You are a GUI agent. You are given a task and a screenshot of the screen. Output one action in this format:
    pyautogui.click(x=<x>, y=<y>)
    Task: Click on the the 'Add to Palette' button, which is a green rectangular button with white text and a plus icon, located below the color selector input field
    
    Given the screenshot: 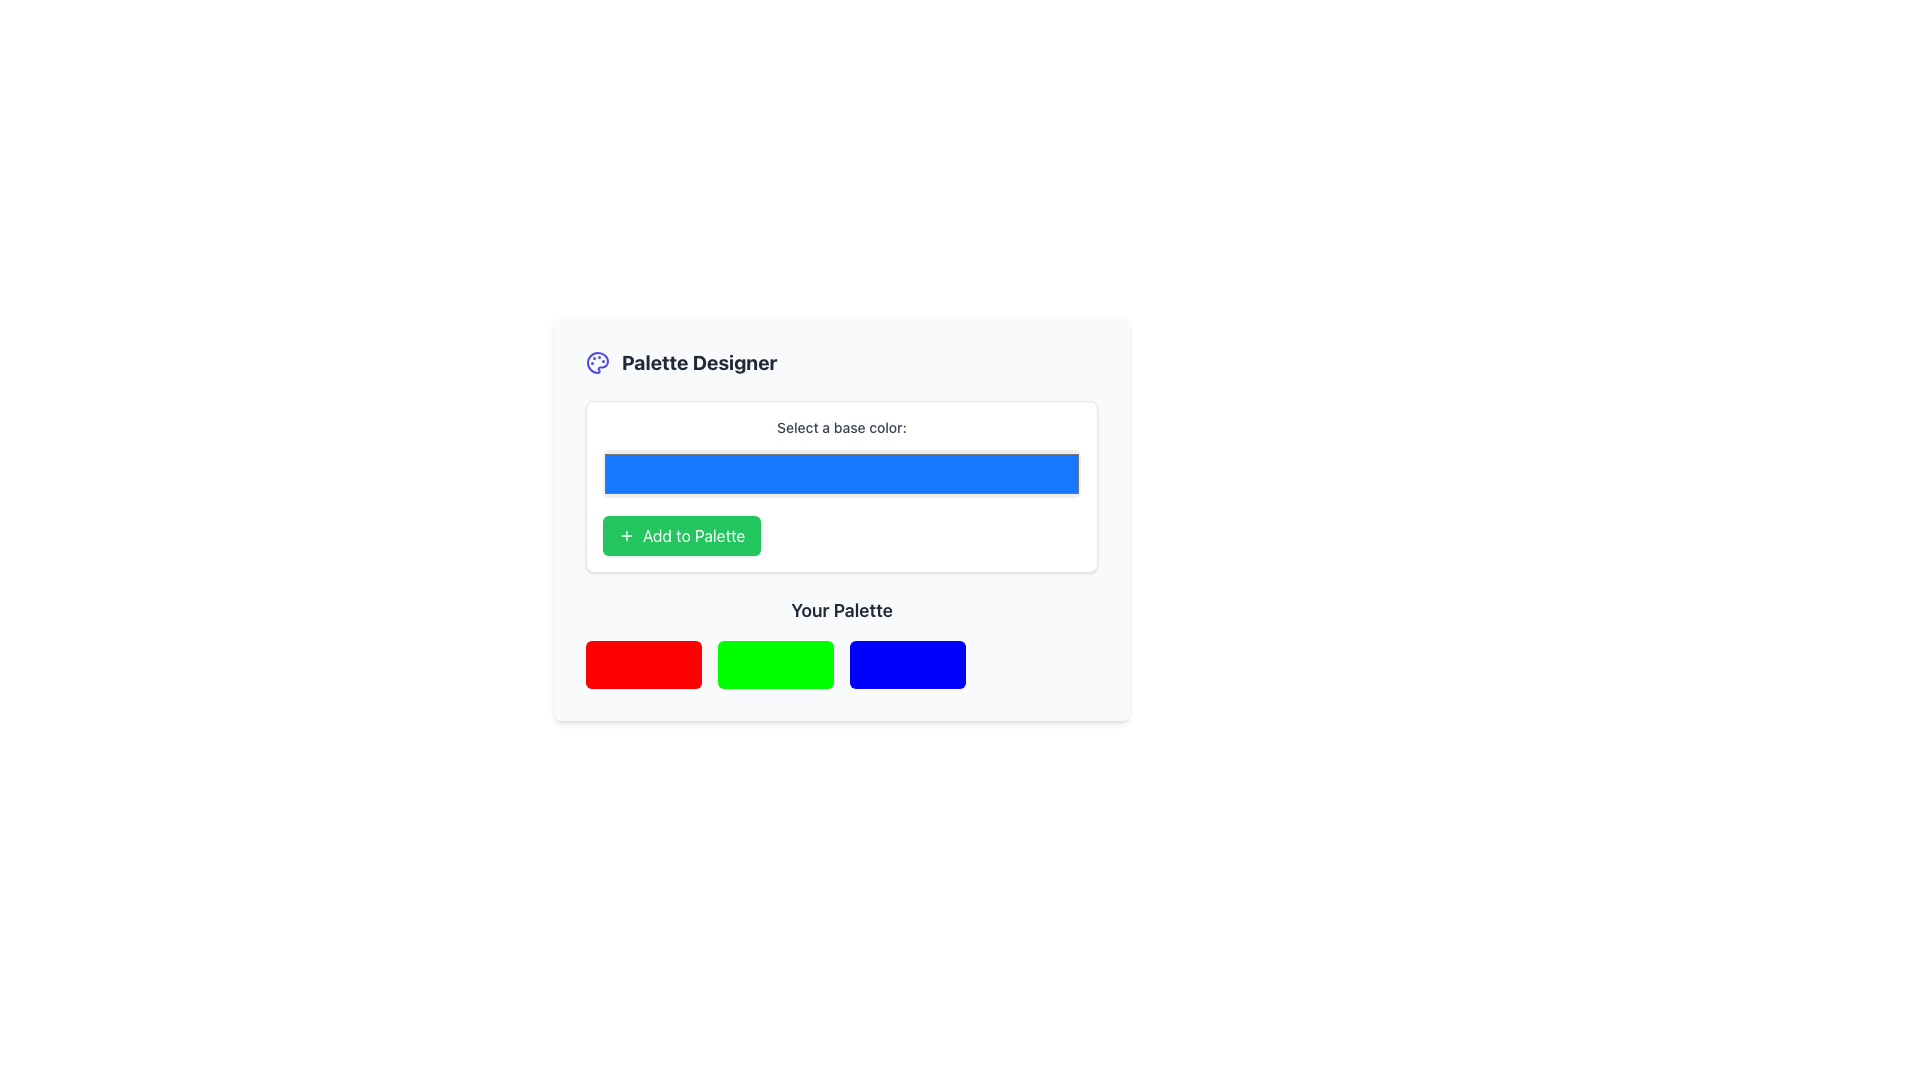 What is the action you would take?
    pyautogui.click(x=682, y=535)
    